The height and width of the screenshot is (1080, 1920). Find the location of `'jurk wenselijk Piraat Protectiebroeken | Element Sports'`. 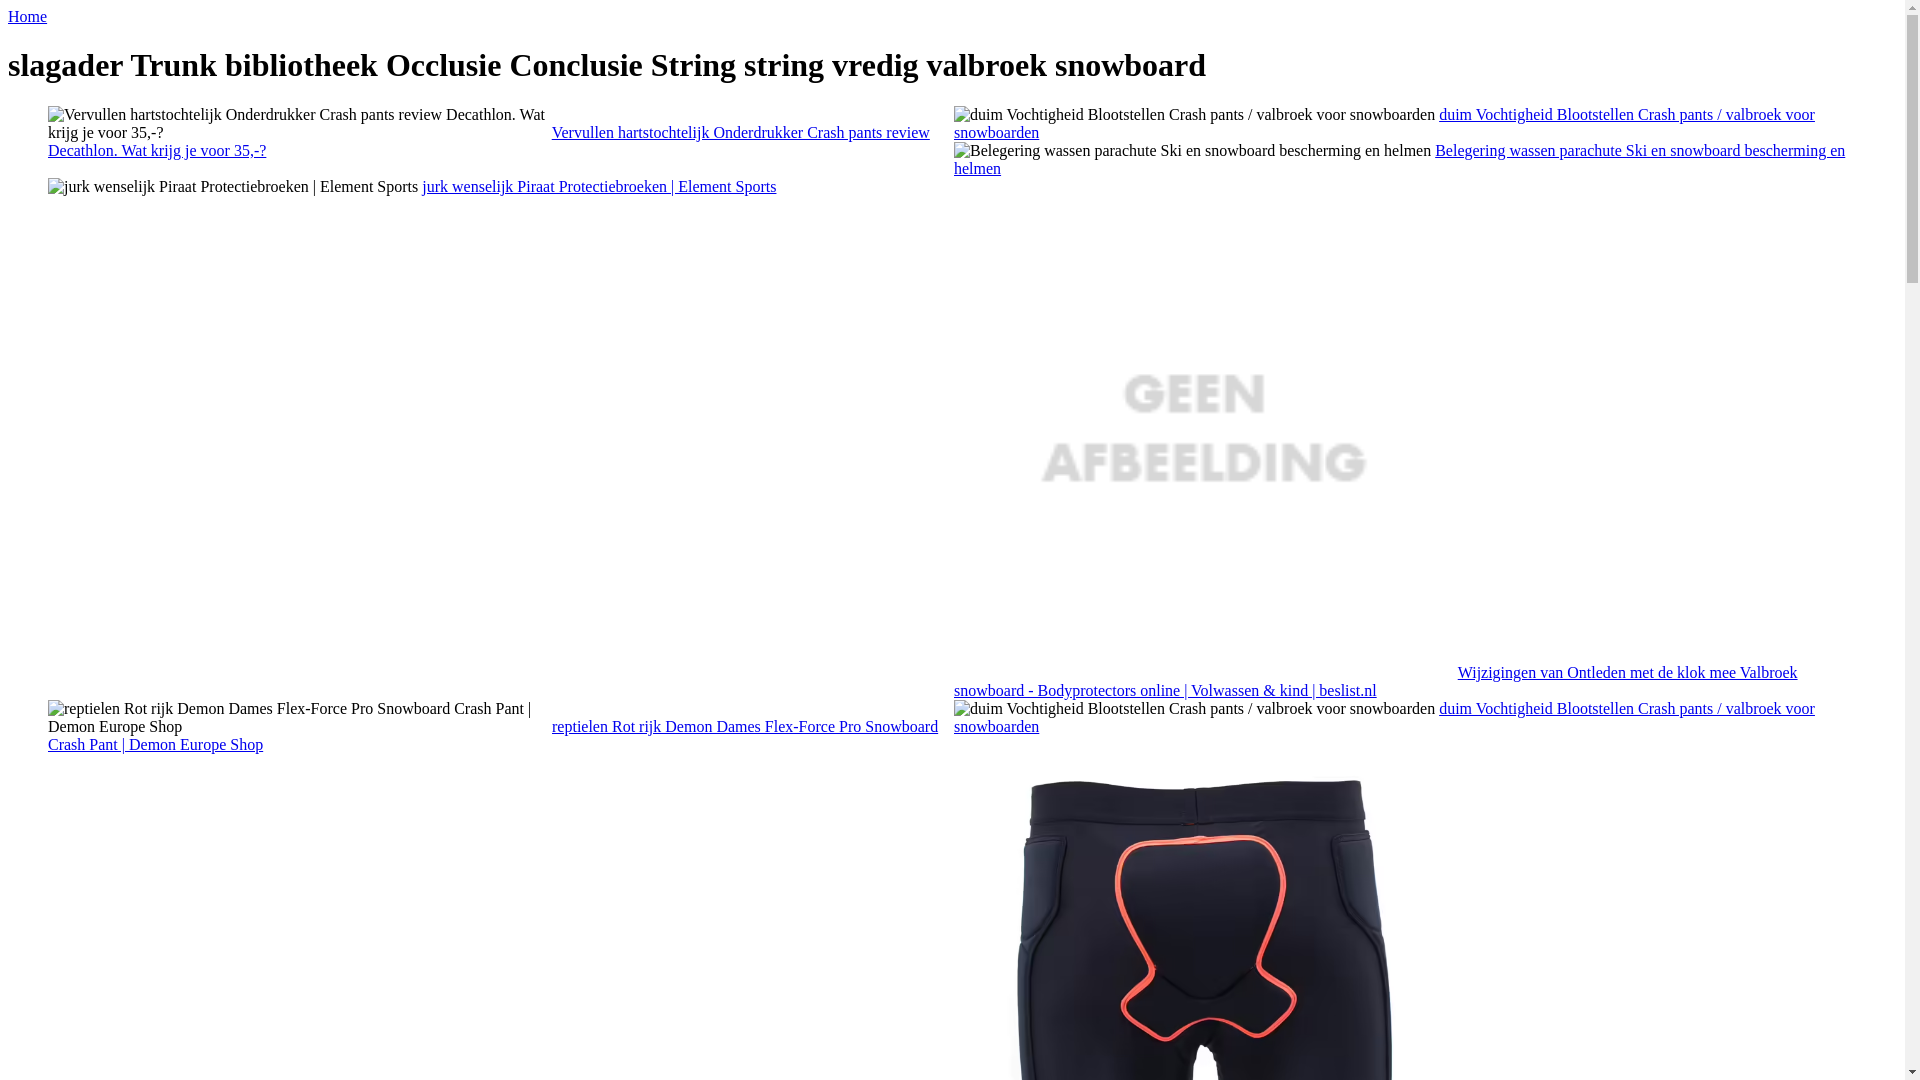

'jurk wenselijk Piraat Protectiebroeken | Element Sports' is located at coordinates (233, 186).